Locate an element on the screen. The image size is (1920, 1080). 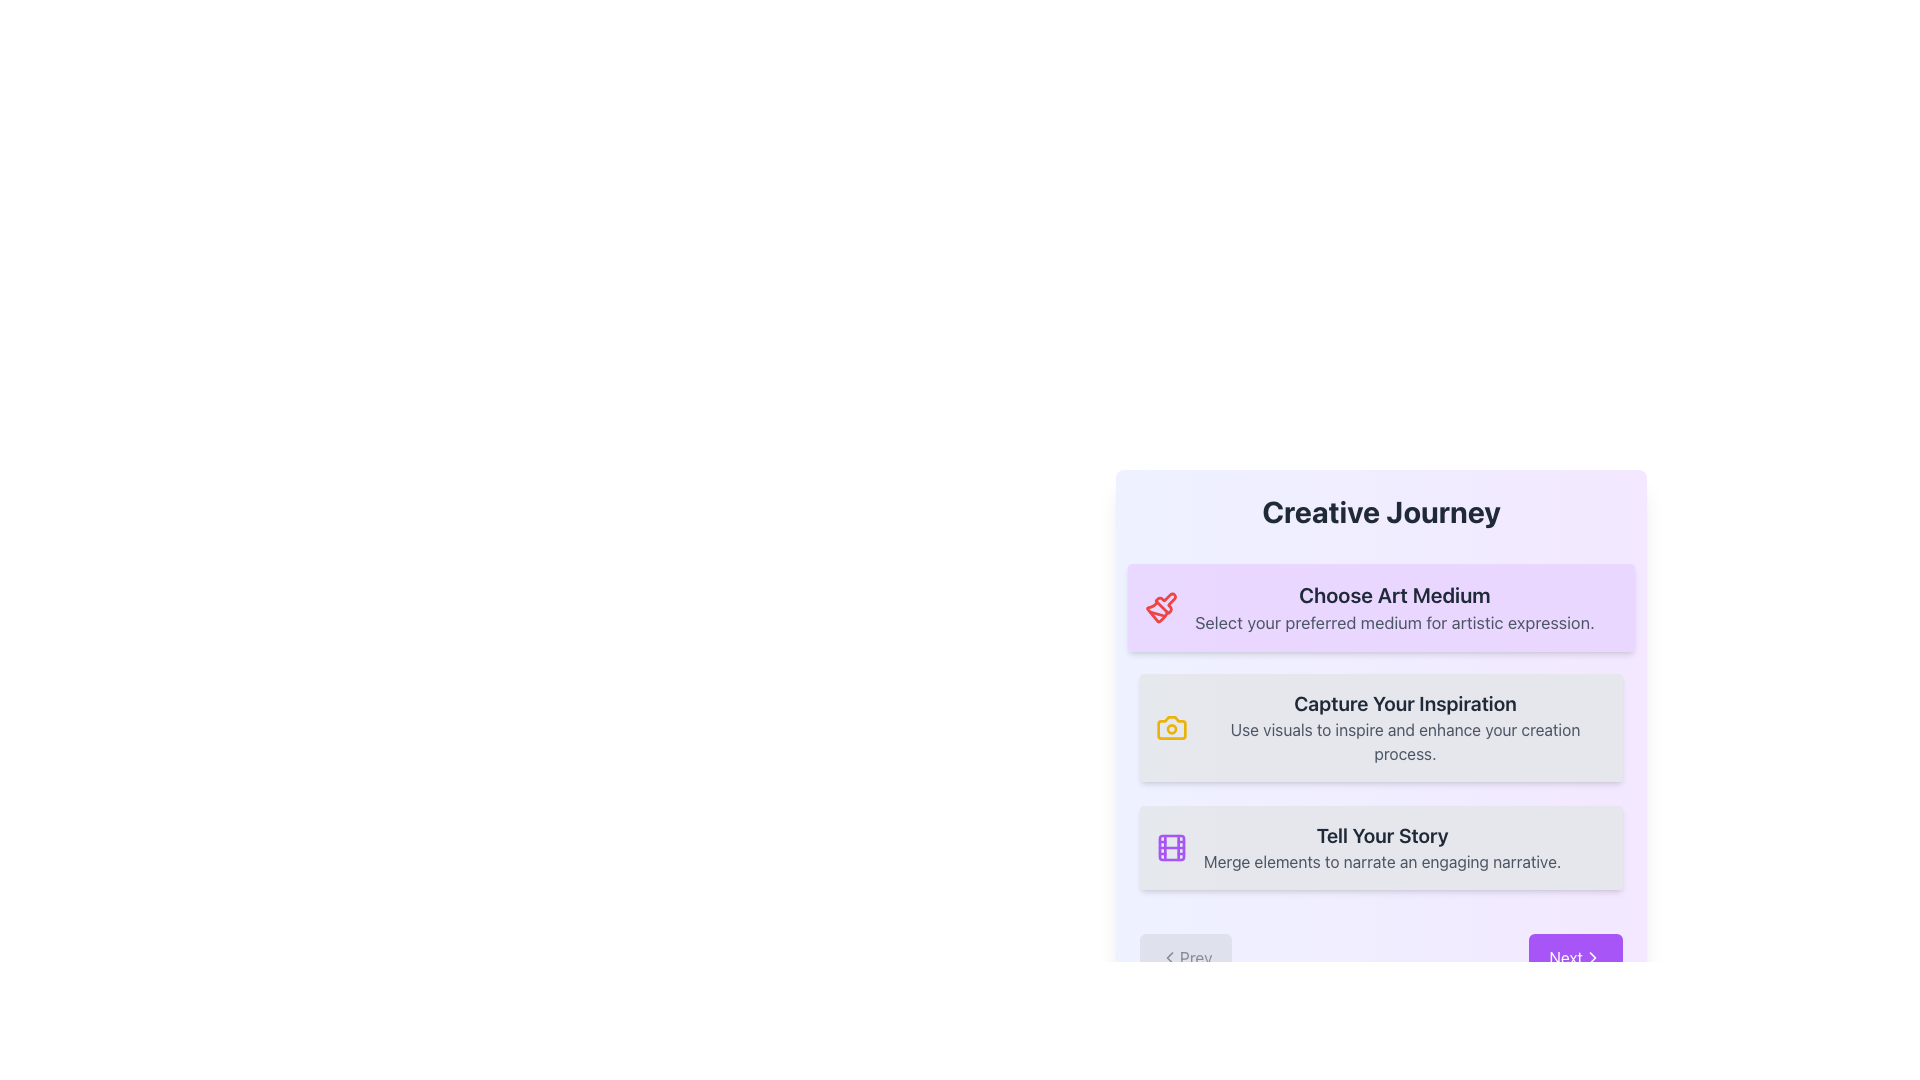
the 'Tell Your Story' icon which is the third option in a vertical list, located left of the text 'Tell Your Story' is located at coordinates (1171, 848).